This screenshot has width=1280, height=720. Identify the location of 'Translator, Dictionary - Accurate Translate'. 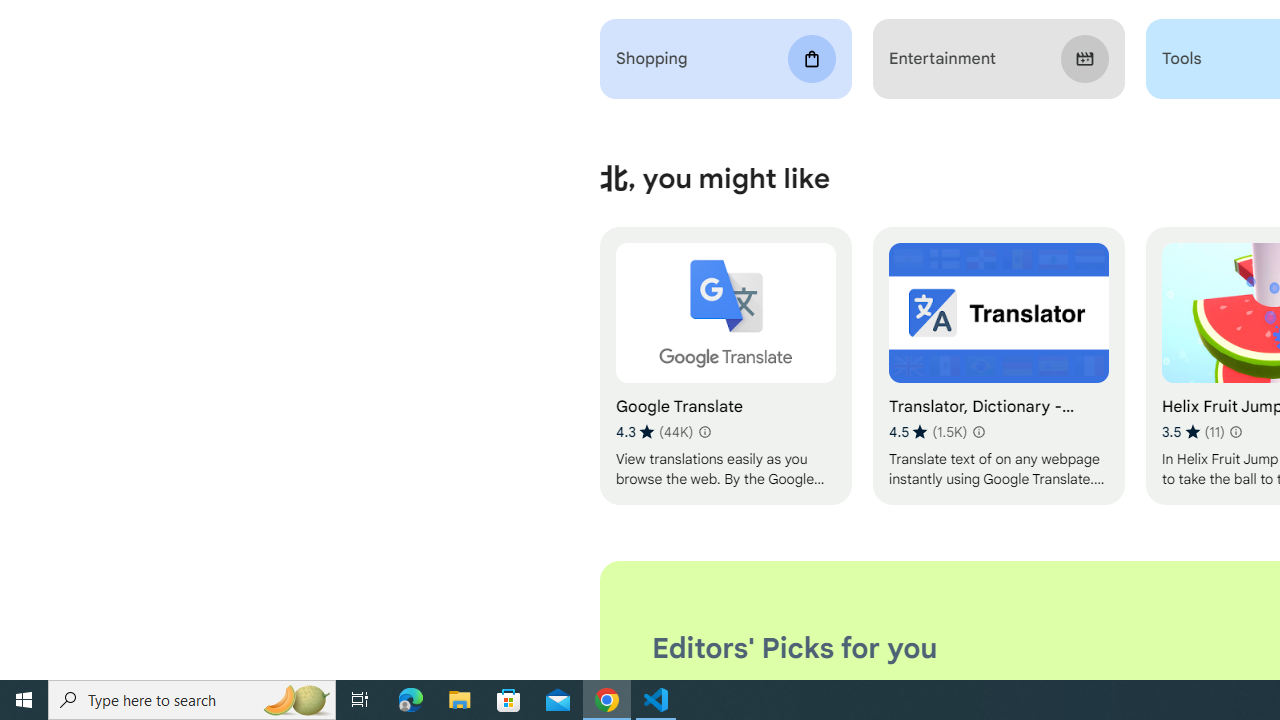
(998, 366).